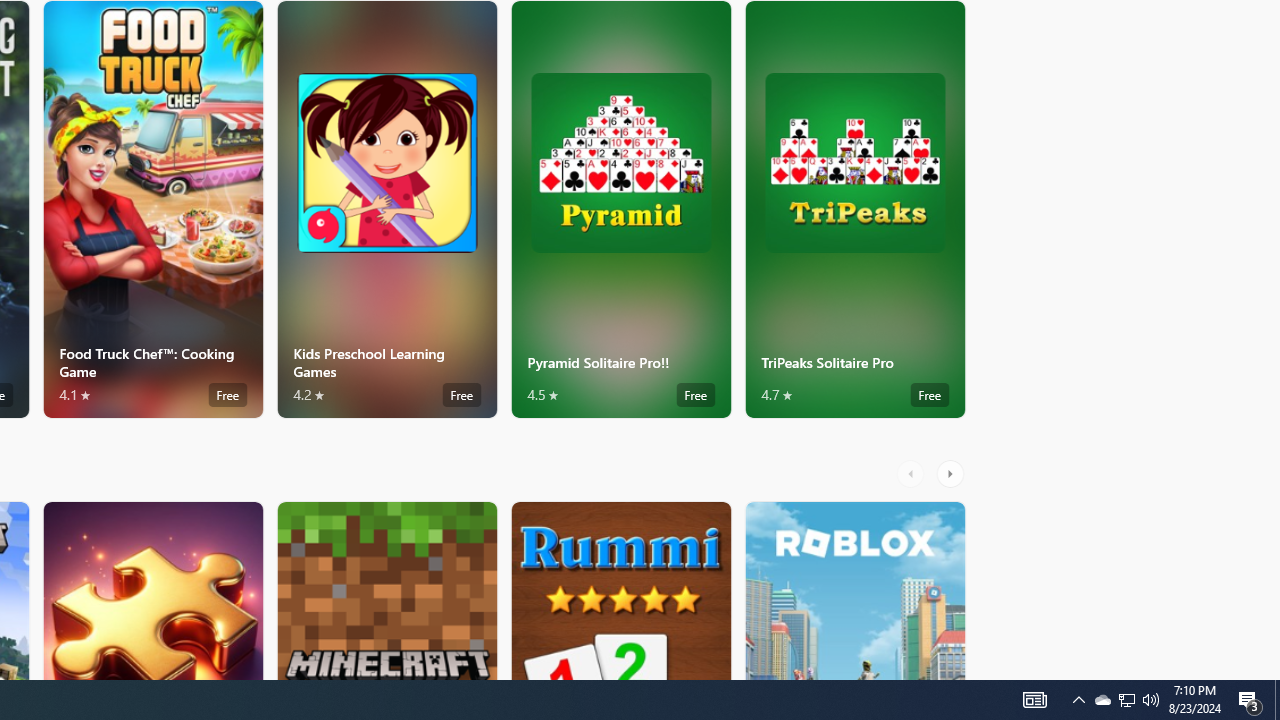  Describe the element at coordinates (912, 473) in the screenshot. I see `'AutomationID: LeftScrollButton'` at that location.